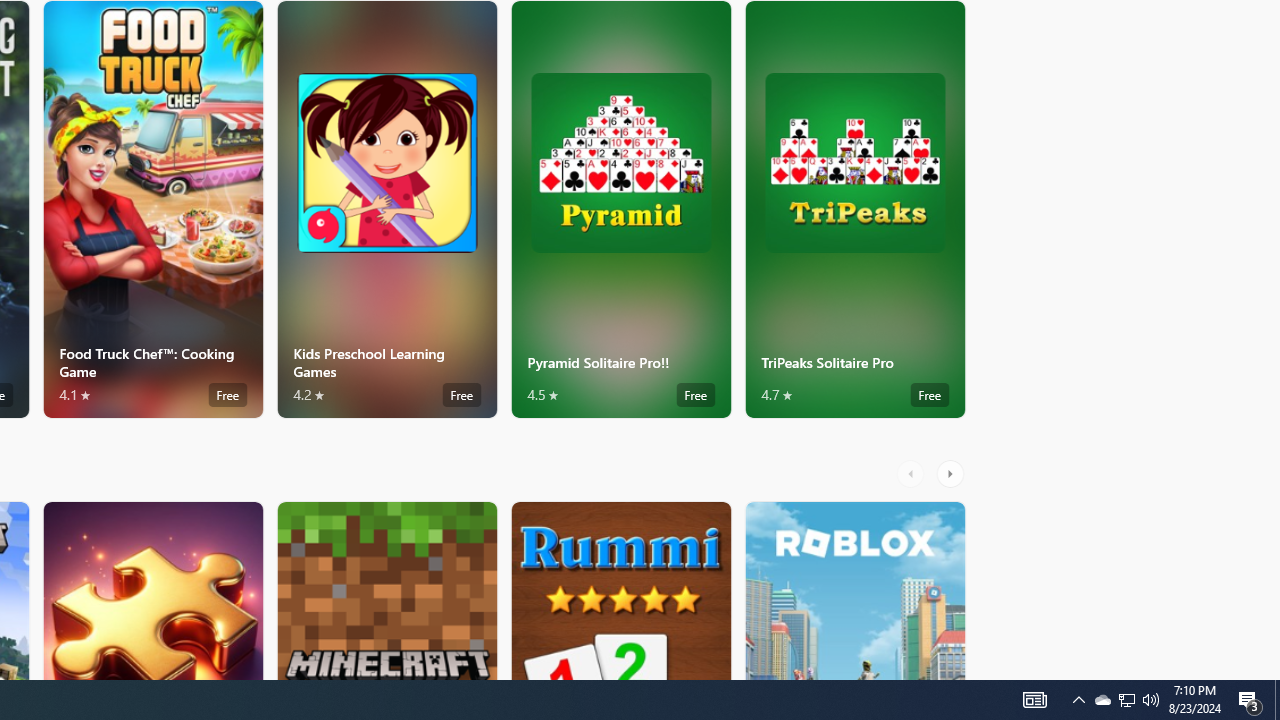  Describe the element at coordinates (912, 473) in the screenshot. I see `'AutomationID: LeftScrollButton'` at that location.